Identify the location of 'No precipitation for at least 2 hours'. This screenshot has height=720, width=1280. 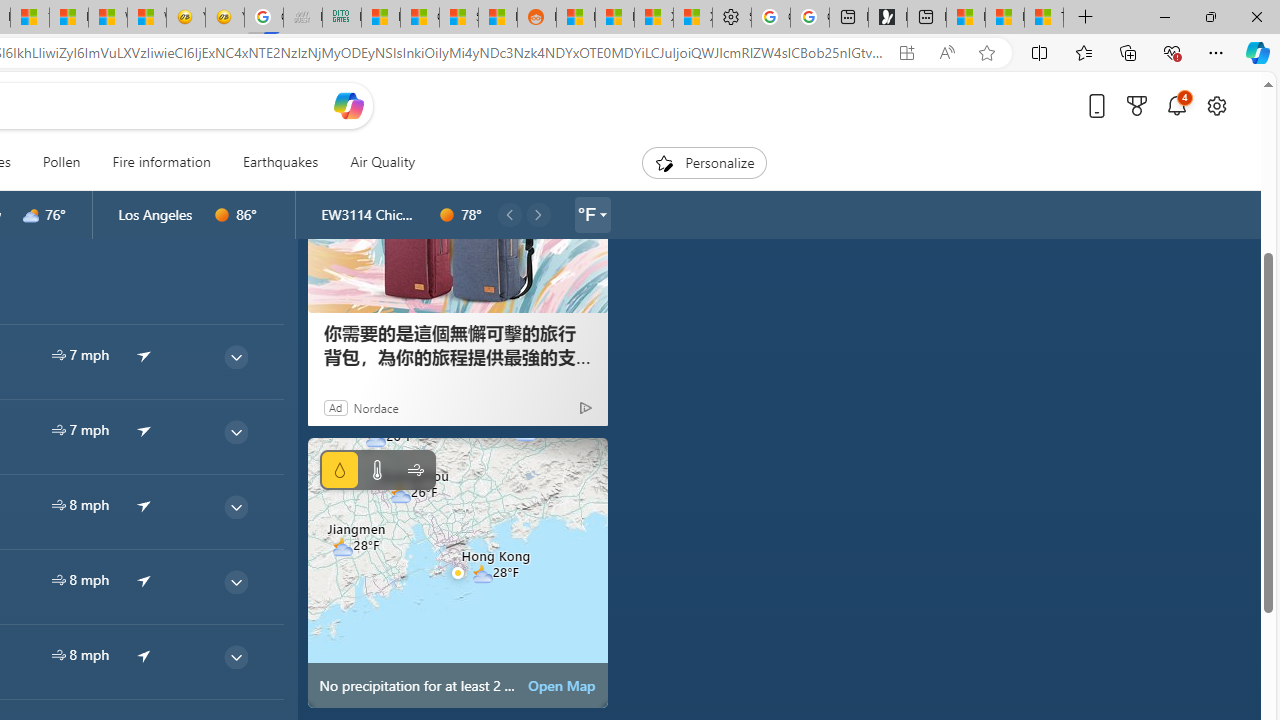
(456, 572).